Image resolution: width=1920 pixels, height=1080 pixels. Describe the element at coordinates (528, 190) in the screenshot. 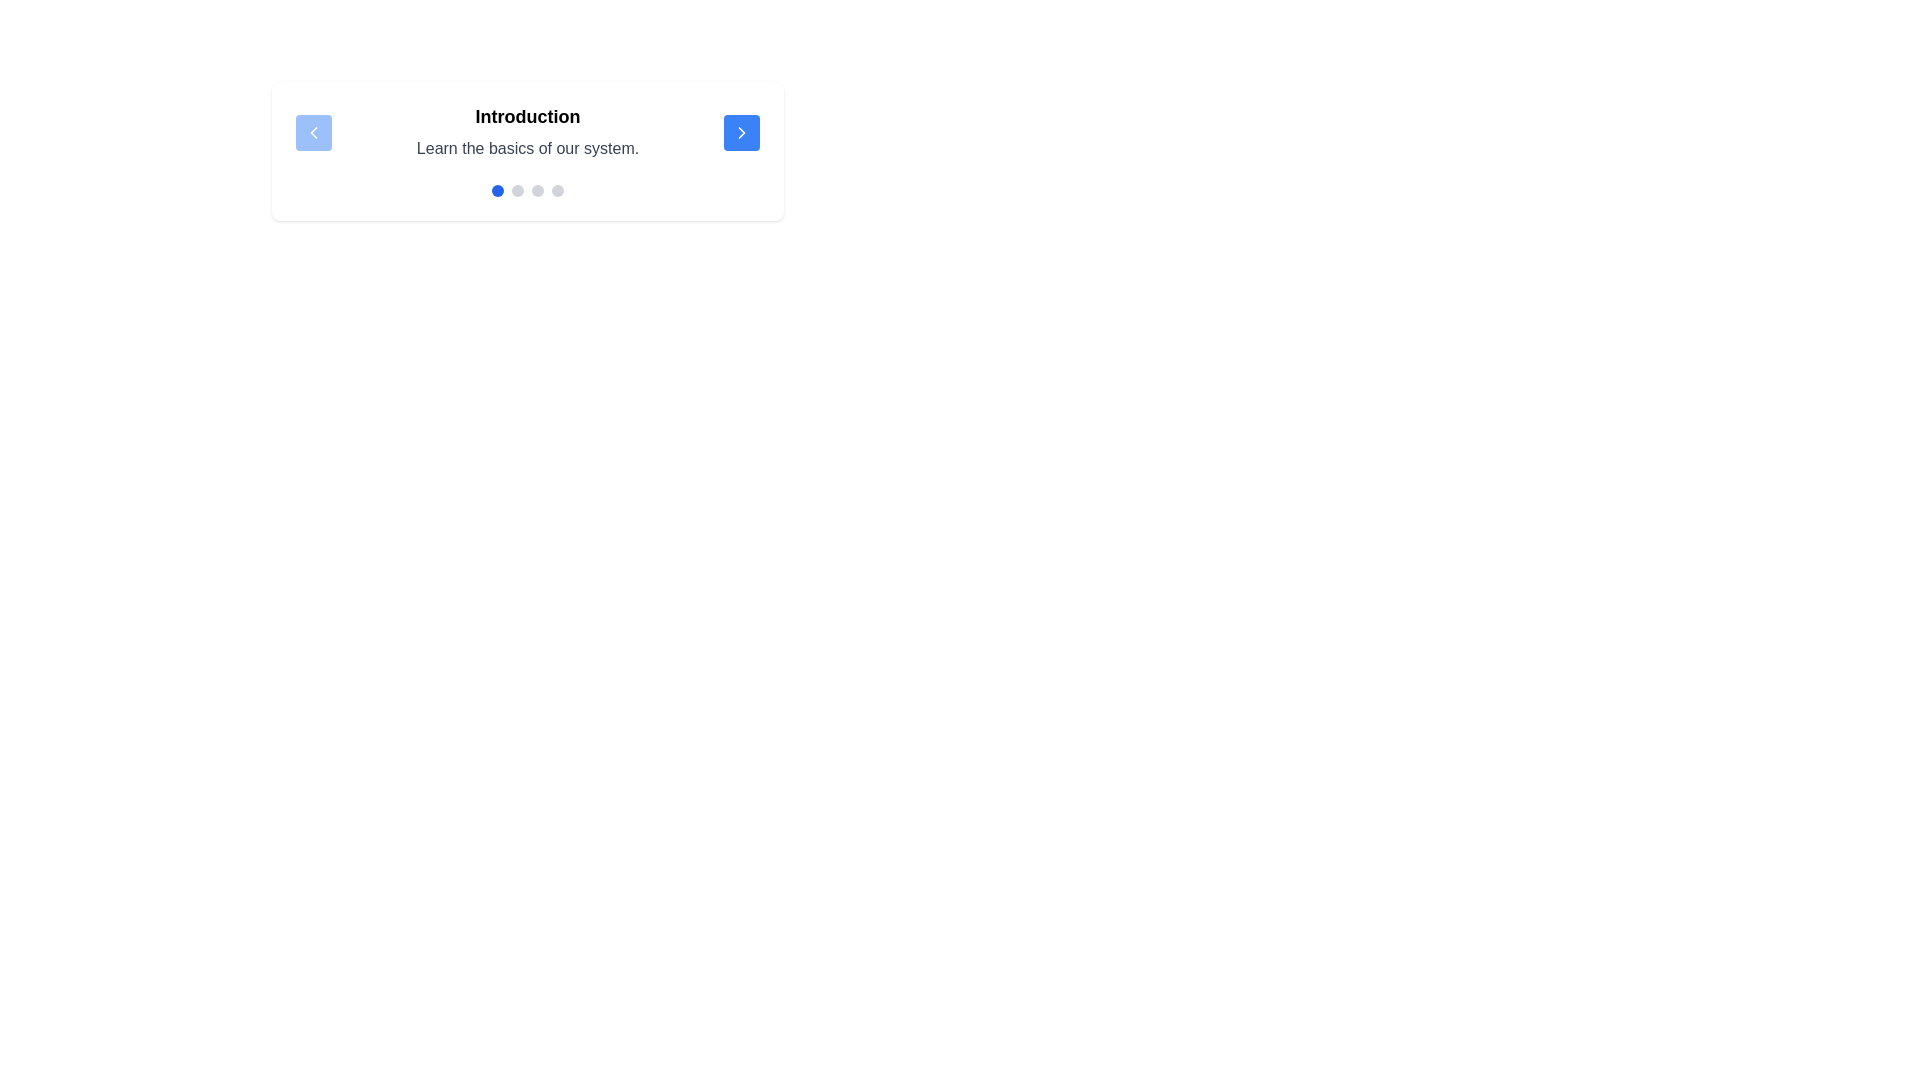

I see `the blue circle Carousel indicator located at the bottom of the card` at that location.